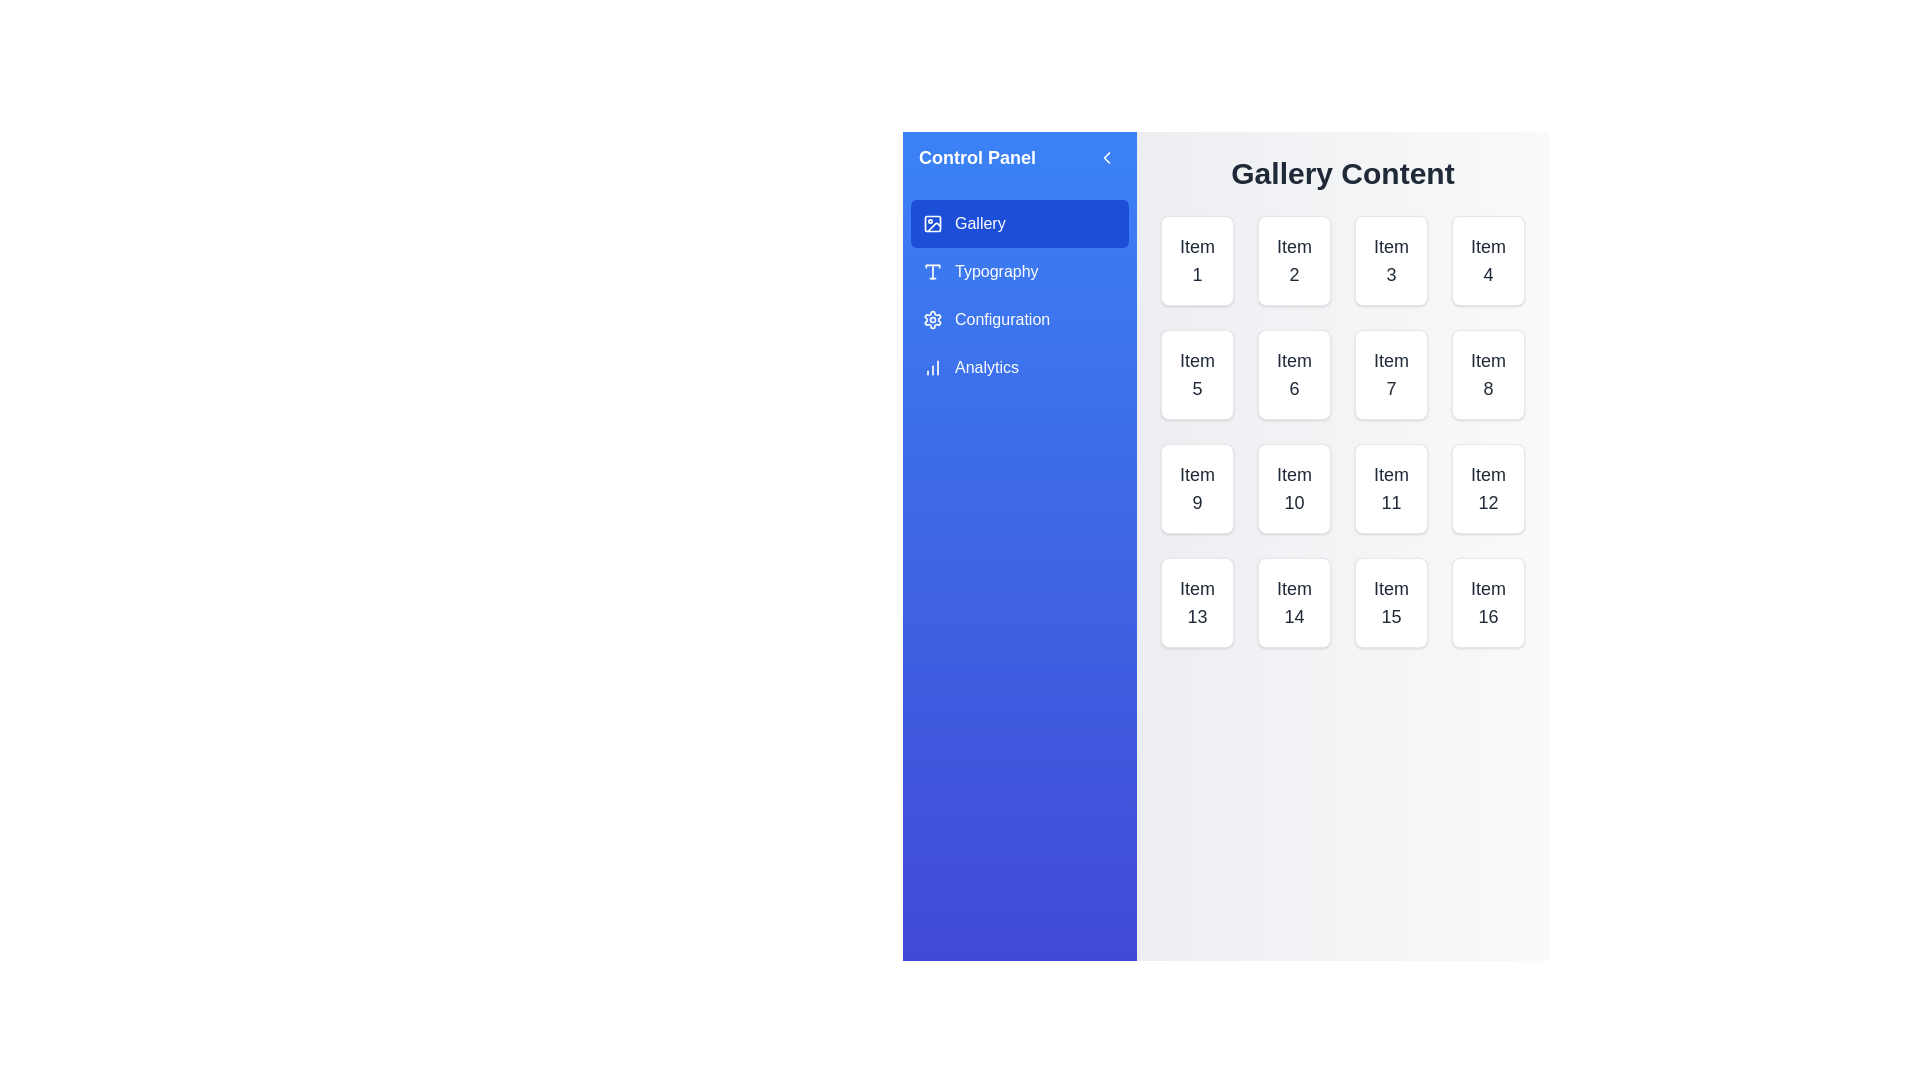 Image resolution: width=1920 pixels, height=1080 pixels. I want to click on the category Gallery from the menu, so click(1019, 223).